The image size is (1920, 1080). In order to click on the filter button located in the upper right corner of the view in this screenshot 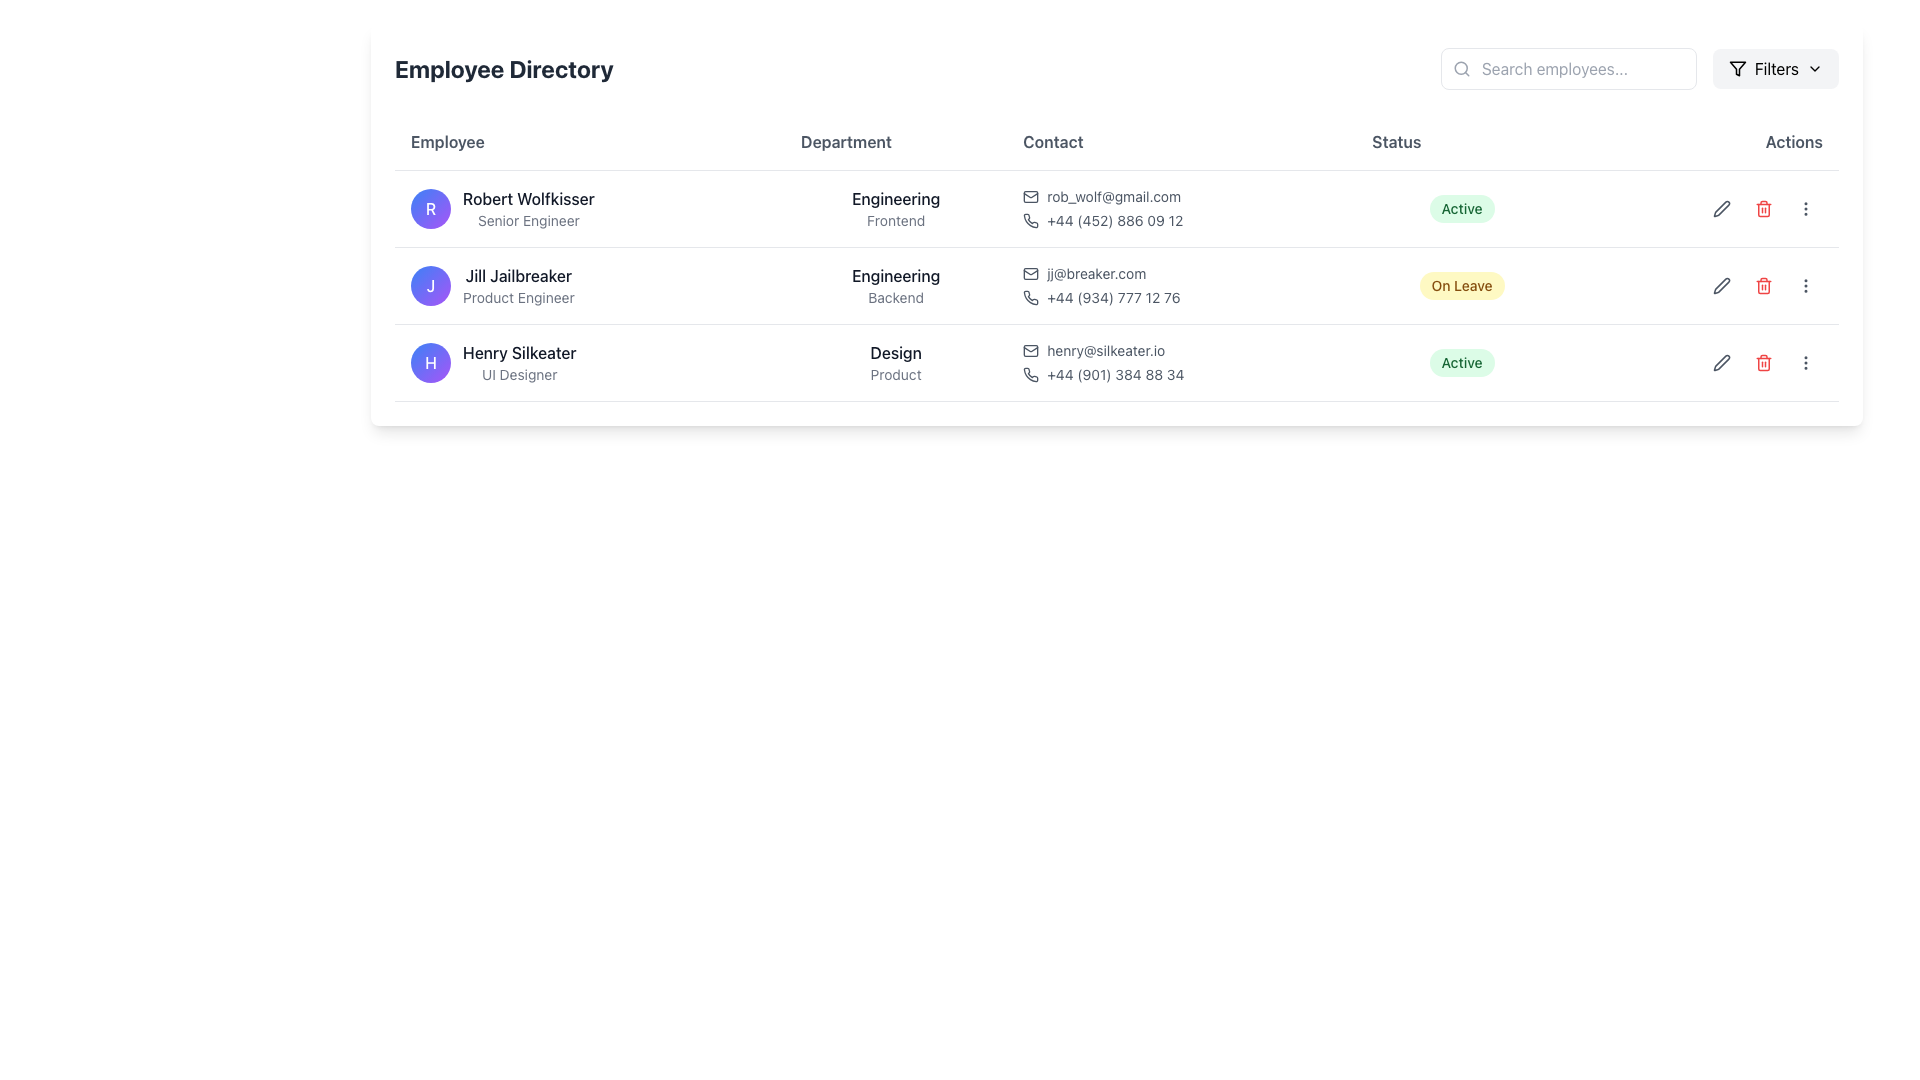, I will do `click(1776, 68)`.